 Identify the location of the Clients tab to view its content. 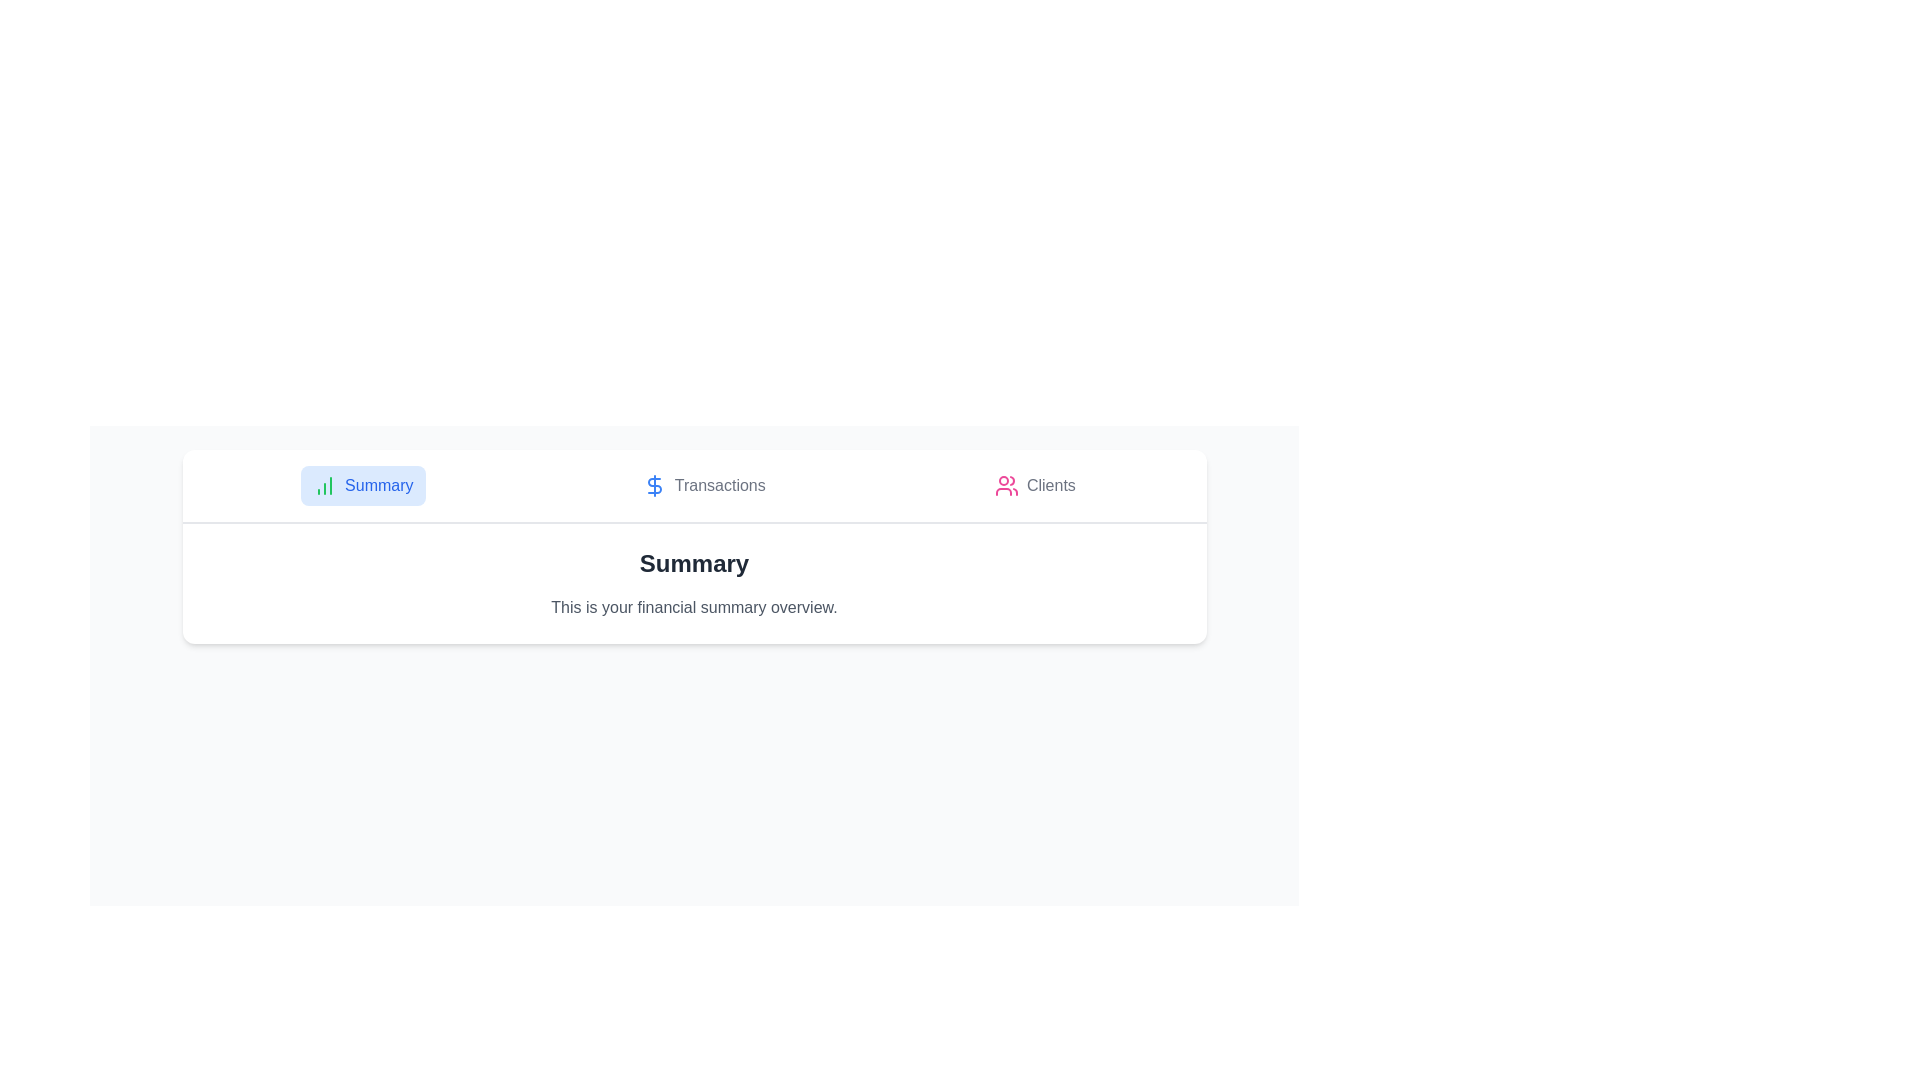
(1035, 486).